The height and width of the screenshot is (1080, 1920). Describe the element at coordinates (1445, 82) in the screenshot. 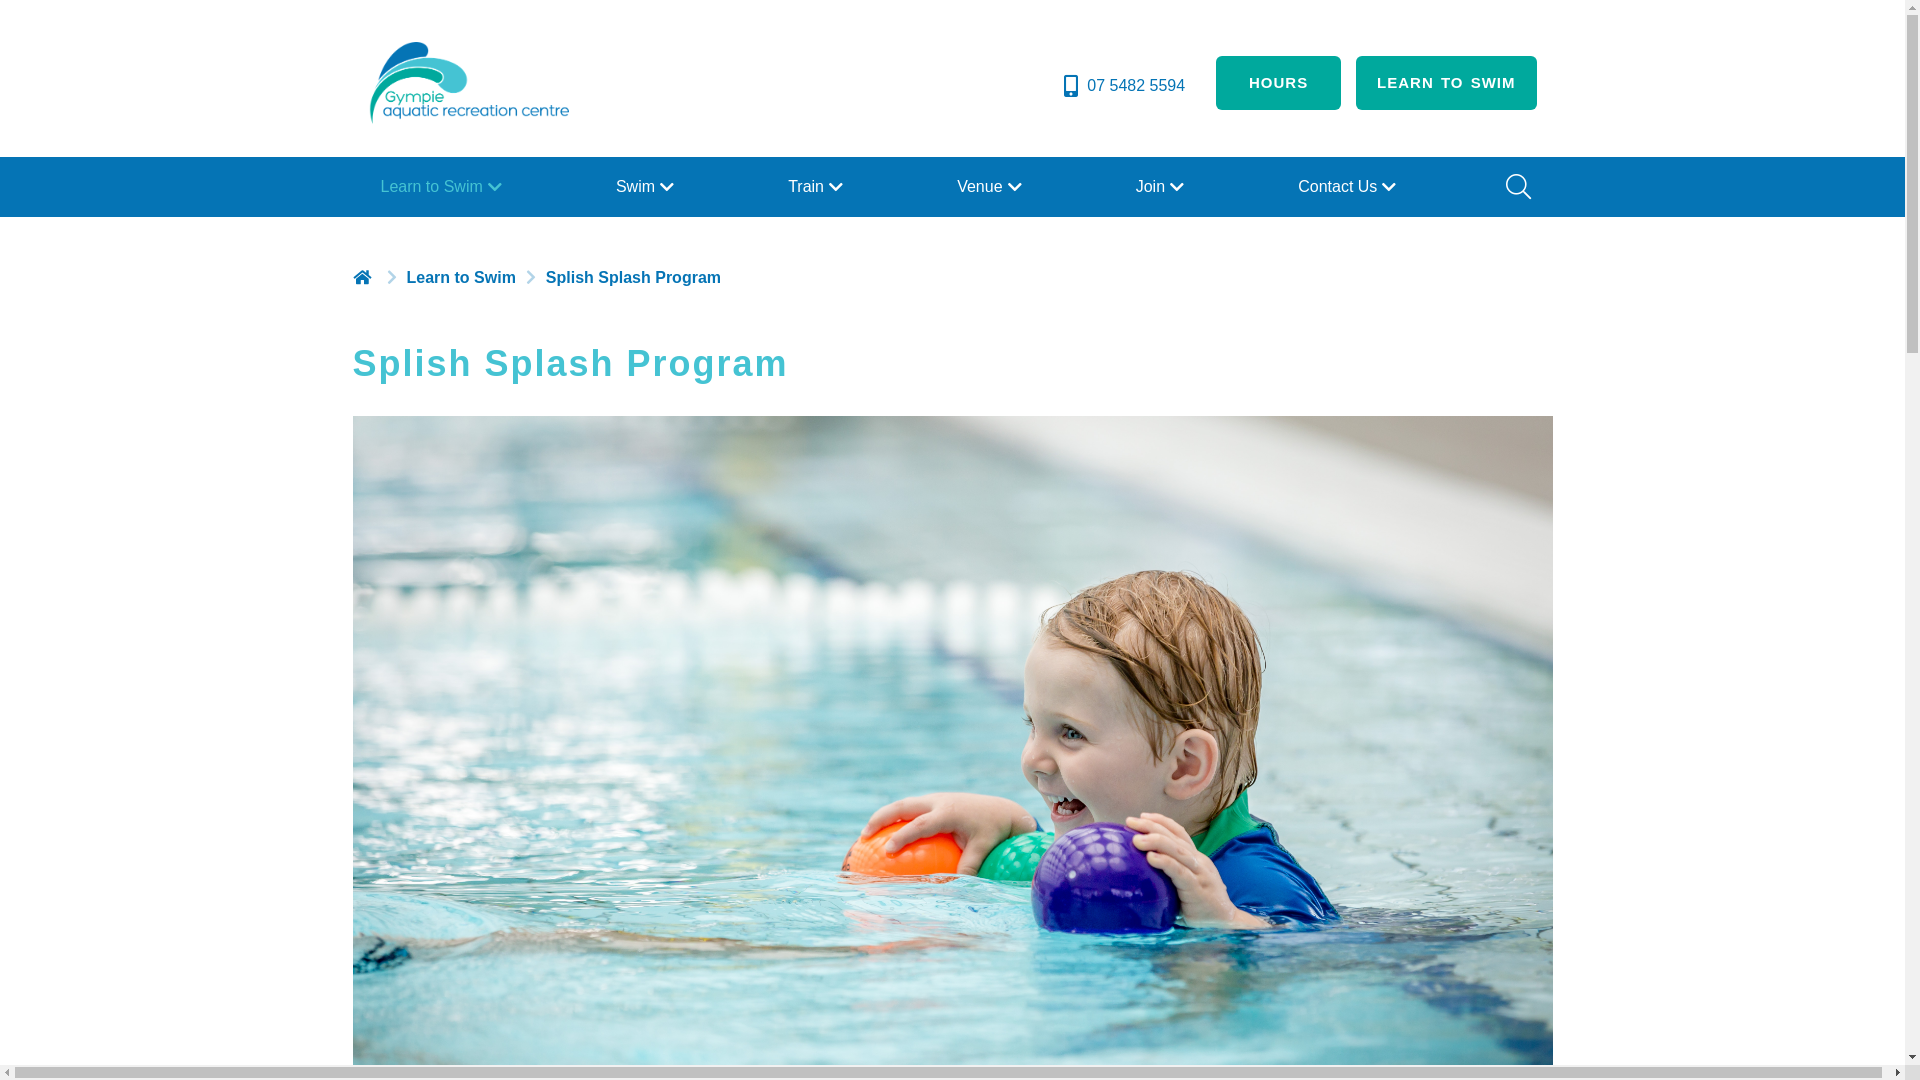

I see `'LEARN TO SWIM'` at that location.